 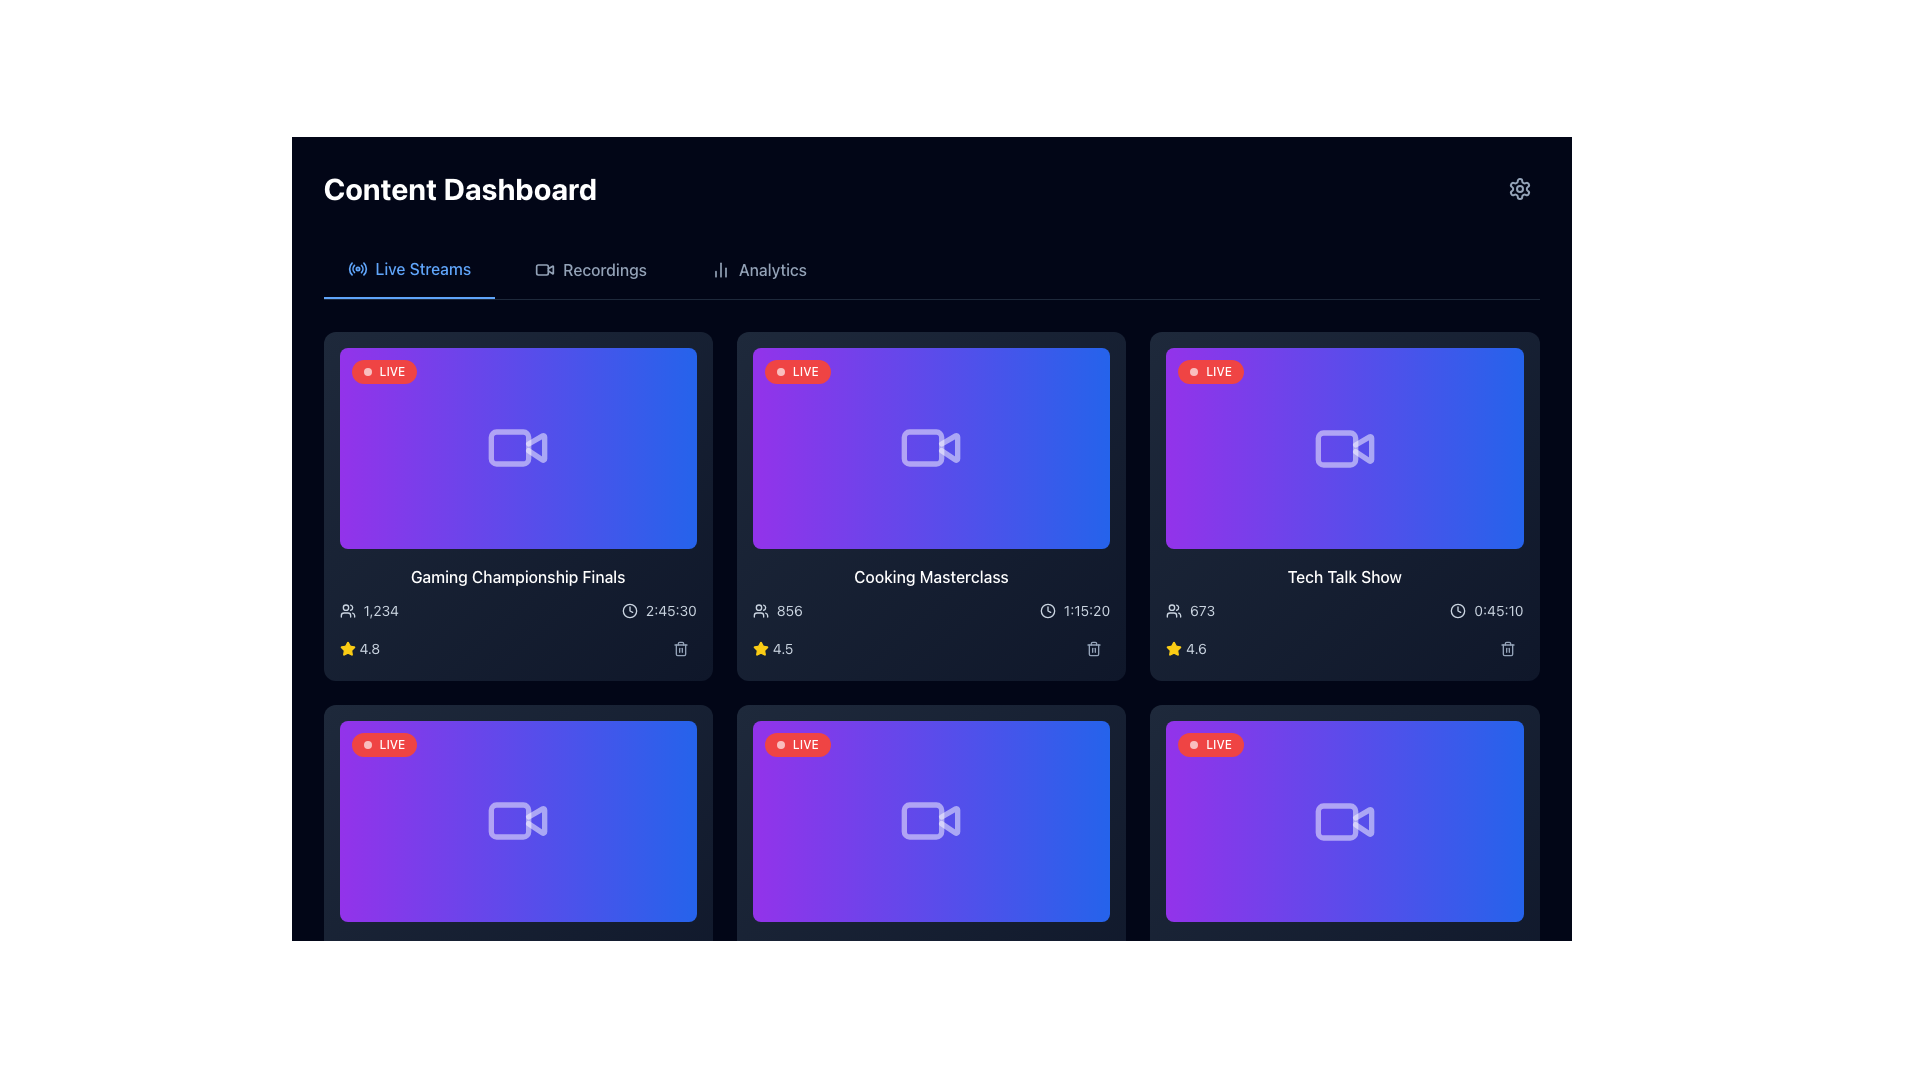 What do you see at coordinates (659, 609) in the screenshot?
I see `the Time display in the bottom-right corner of the 'Gaming Championship Finals' card` at bounding box center [659, 609].